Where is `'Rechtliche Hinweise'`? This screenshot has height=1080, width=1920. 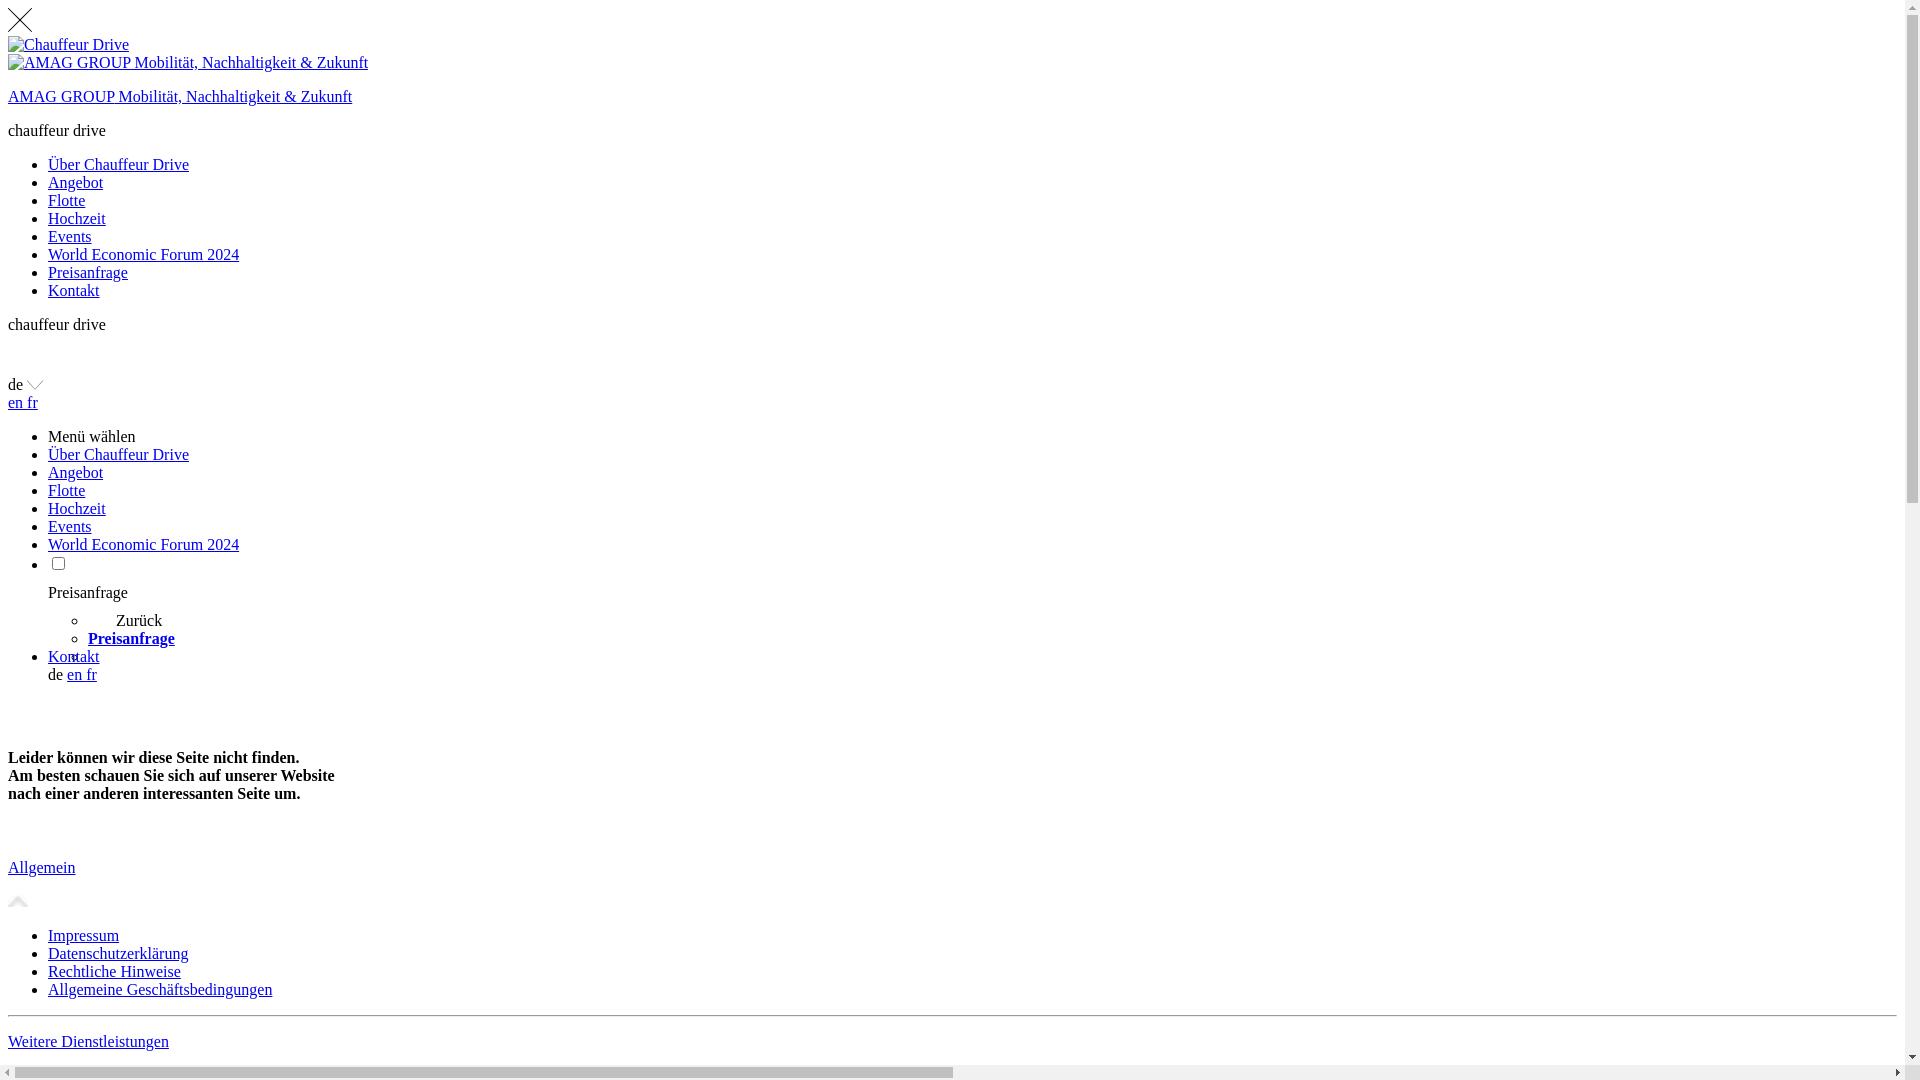 'Rechtliche Hinweise' is located at coordinates (113, 970).